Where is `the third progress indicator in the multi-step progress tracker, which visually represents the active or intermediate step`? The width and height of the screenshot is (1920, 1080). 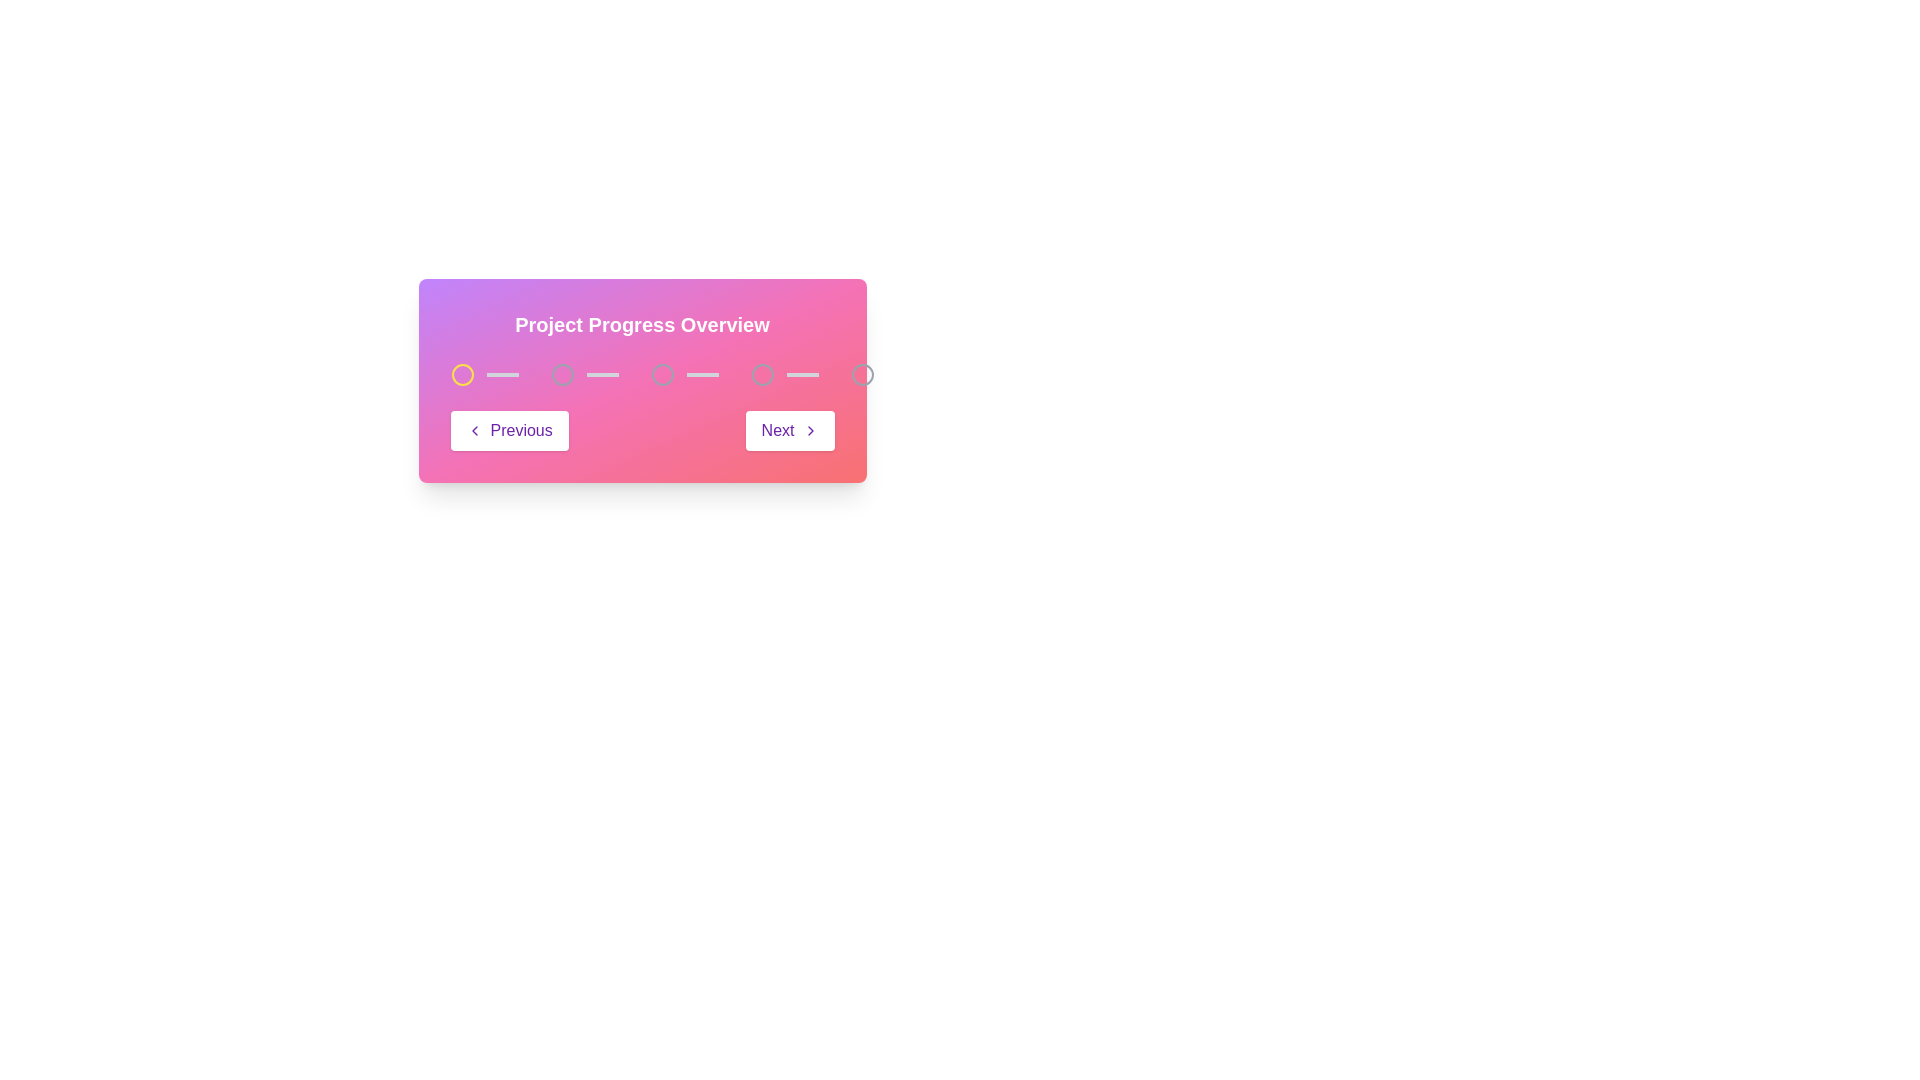 the third progress indicator in the multi-step progress tracker, which visually represents the active or intermediate step is located at coordinates (684, 374).